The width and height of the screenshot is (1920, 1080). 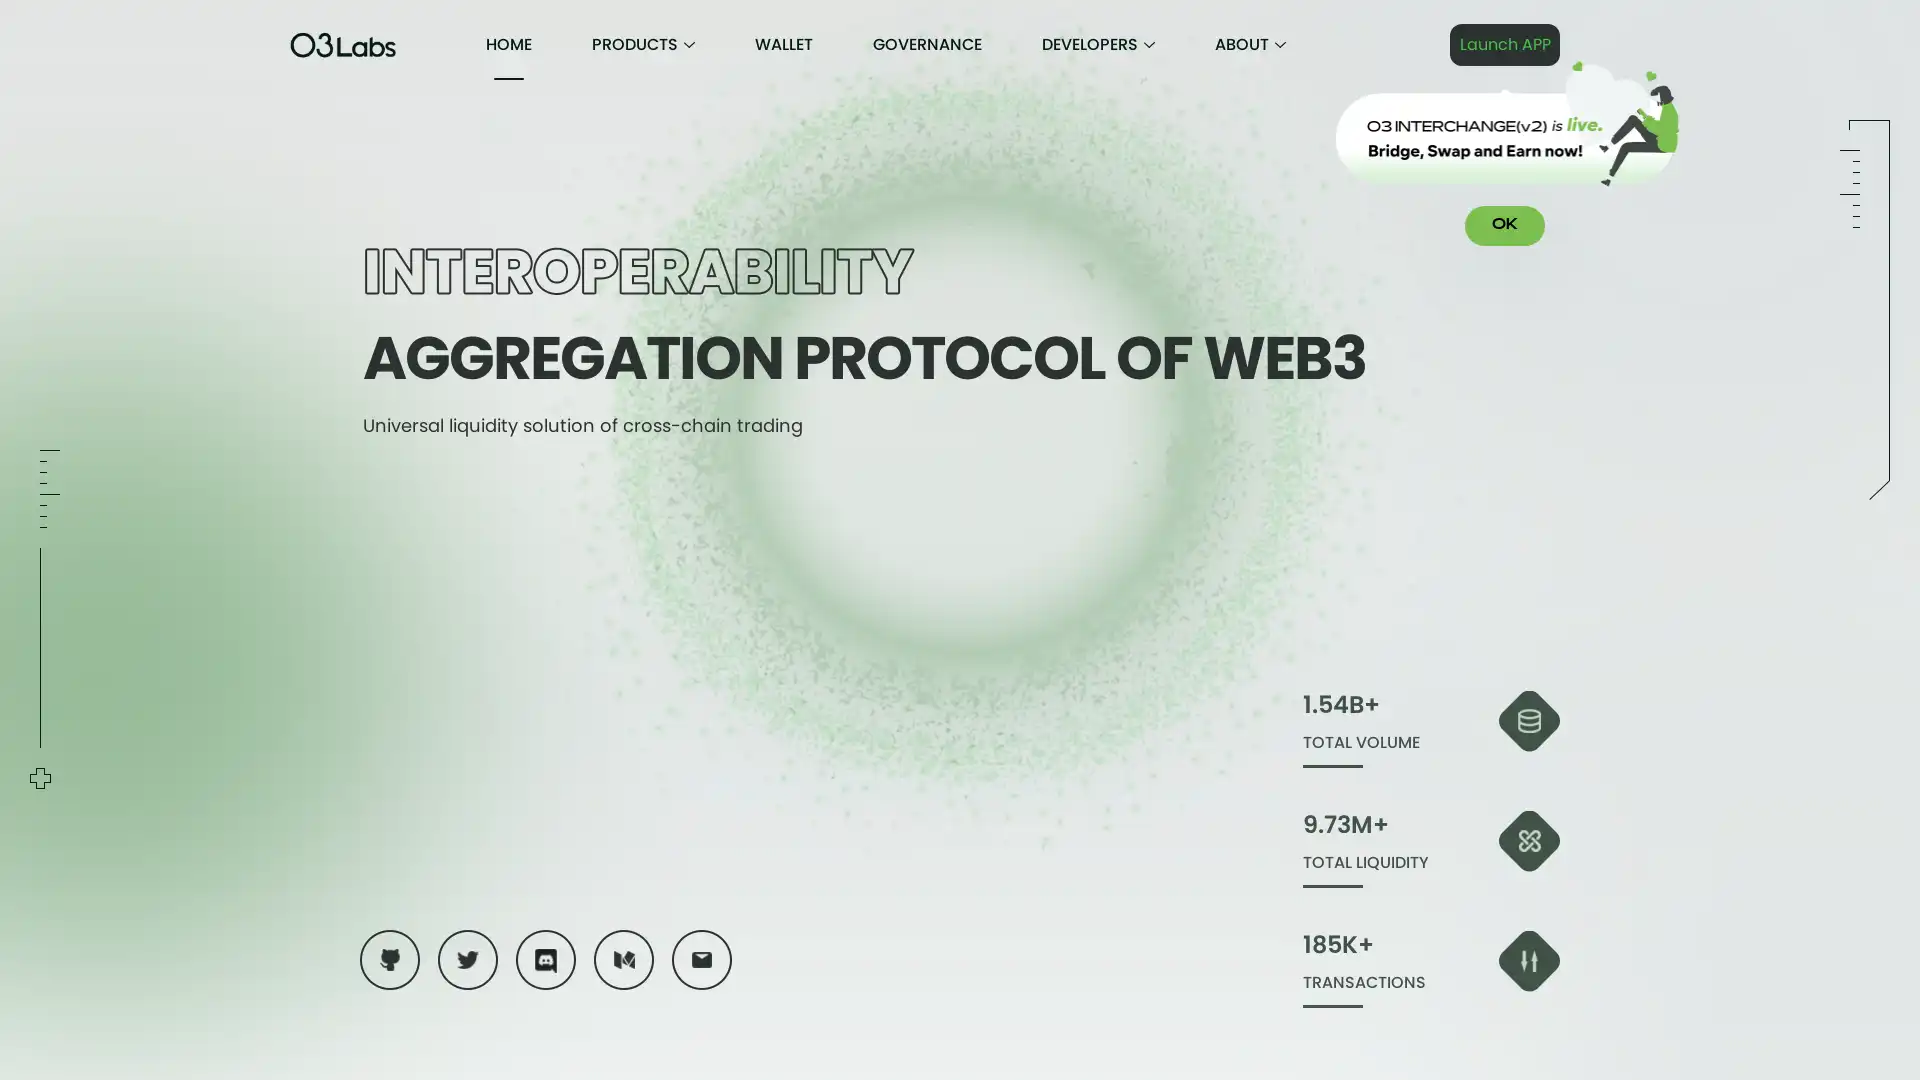 I want to click on Launch APP, so click(x=1505, y=45).